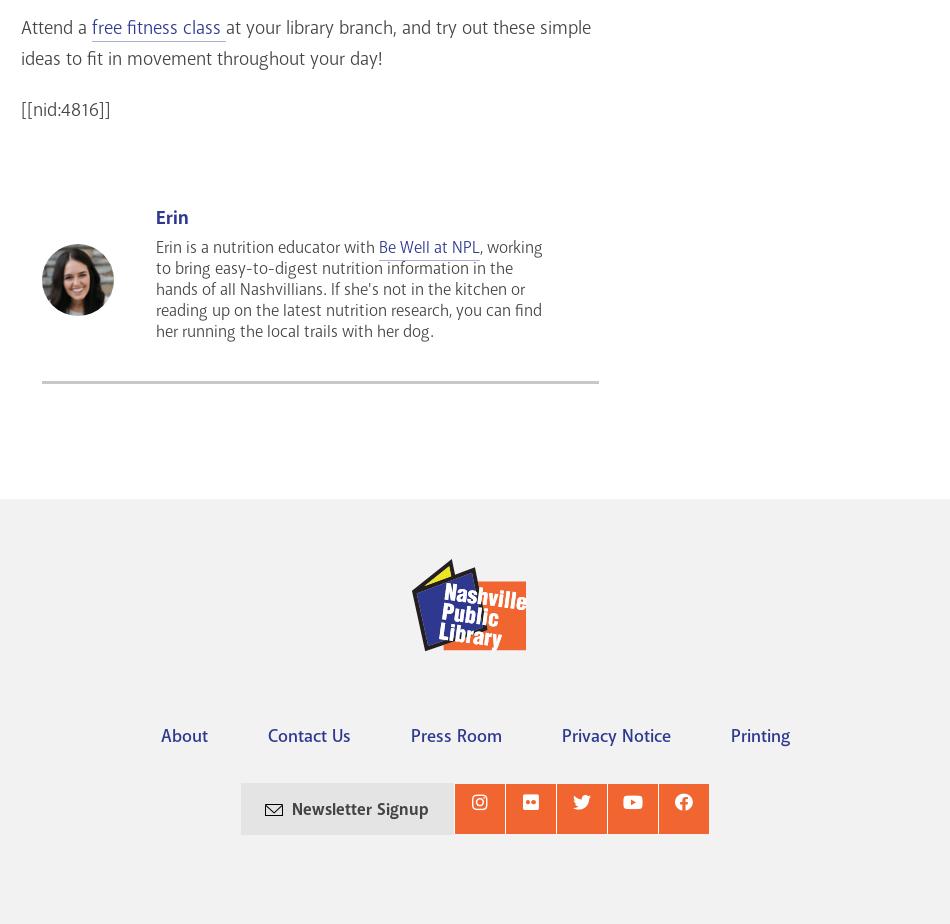 The height and width of the screenshot is (924, 950). I want to click on 'Press Room', so click(454, 735).